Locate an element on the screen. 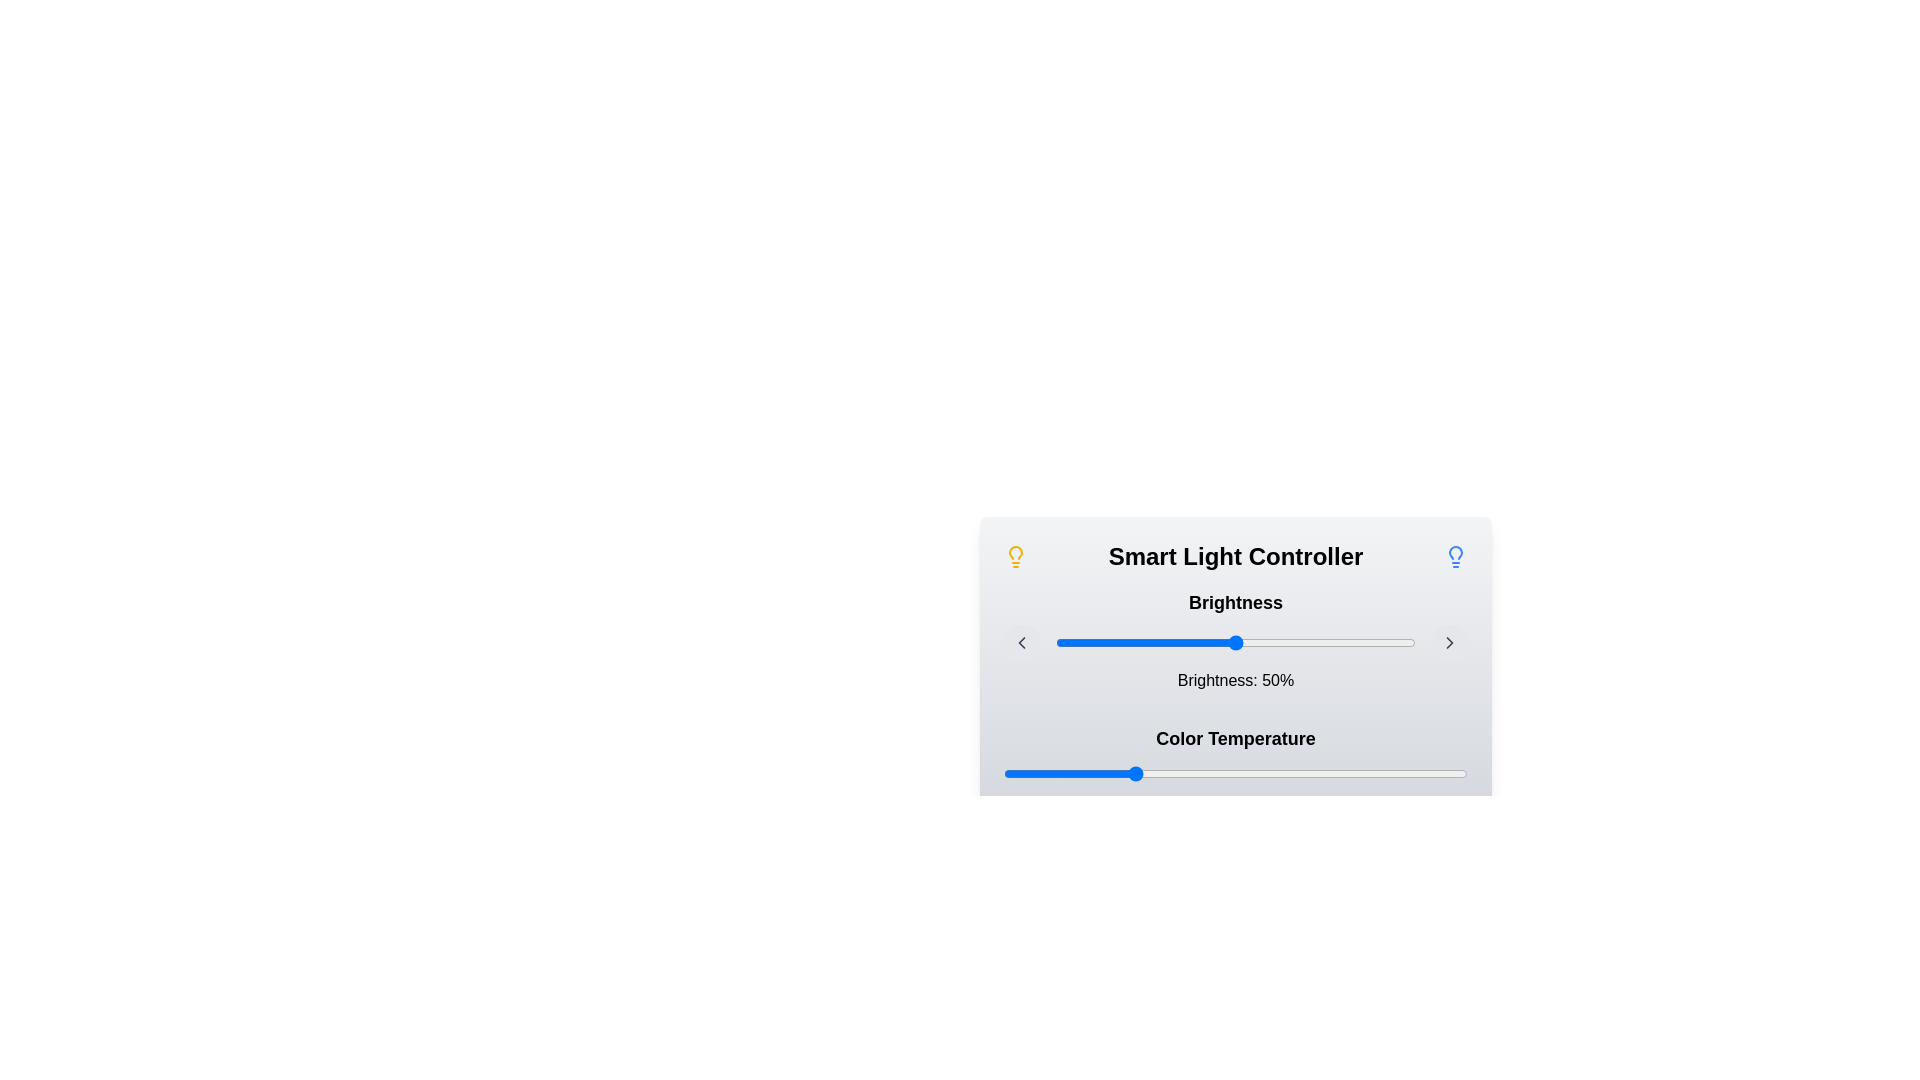 The width and height of the screenshot is (1920, 1080). brightness value displayed in the text label that shows 'Brightness: 50%', which is centered below the brightness slider is located at coordinates (1235, 640).